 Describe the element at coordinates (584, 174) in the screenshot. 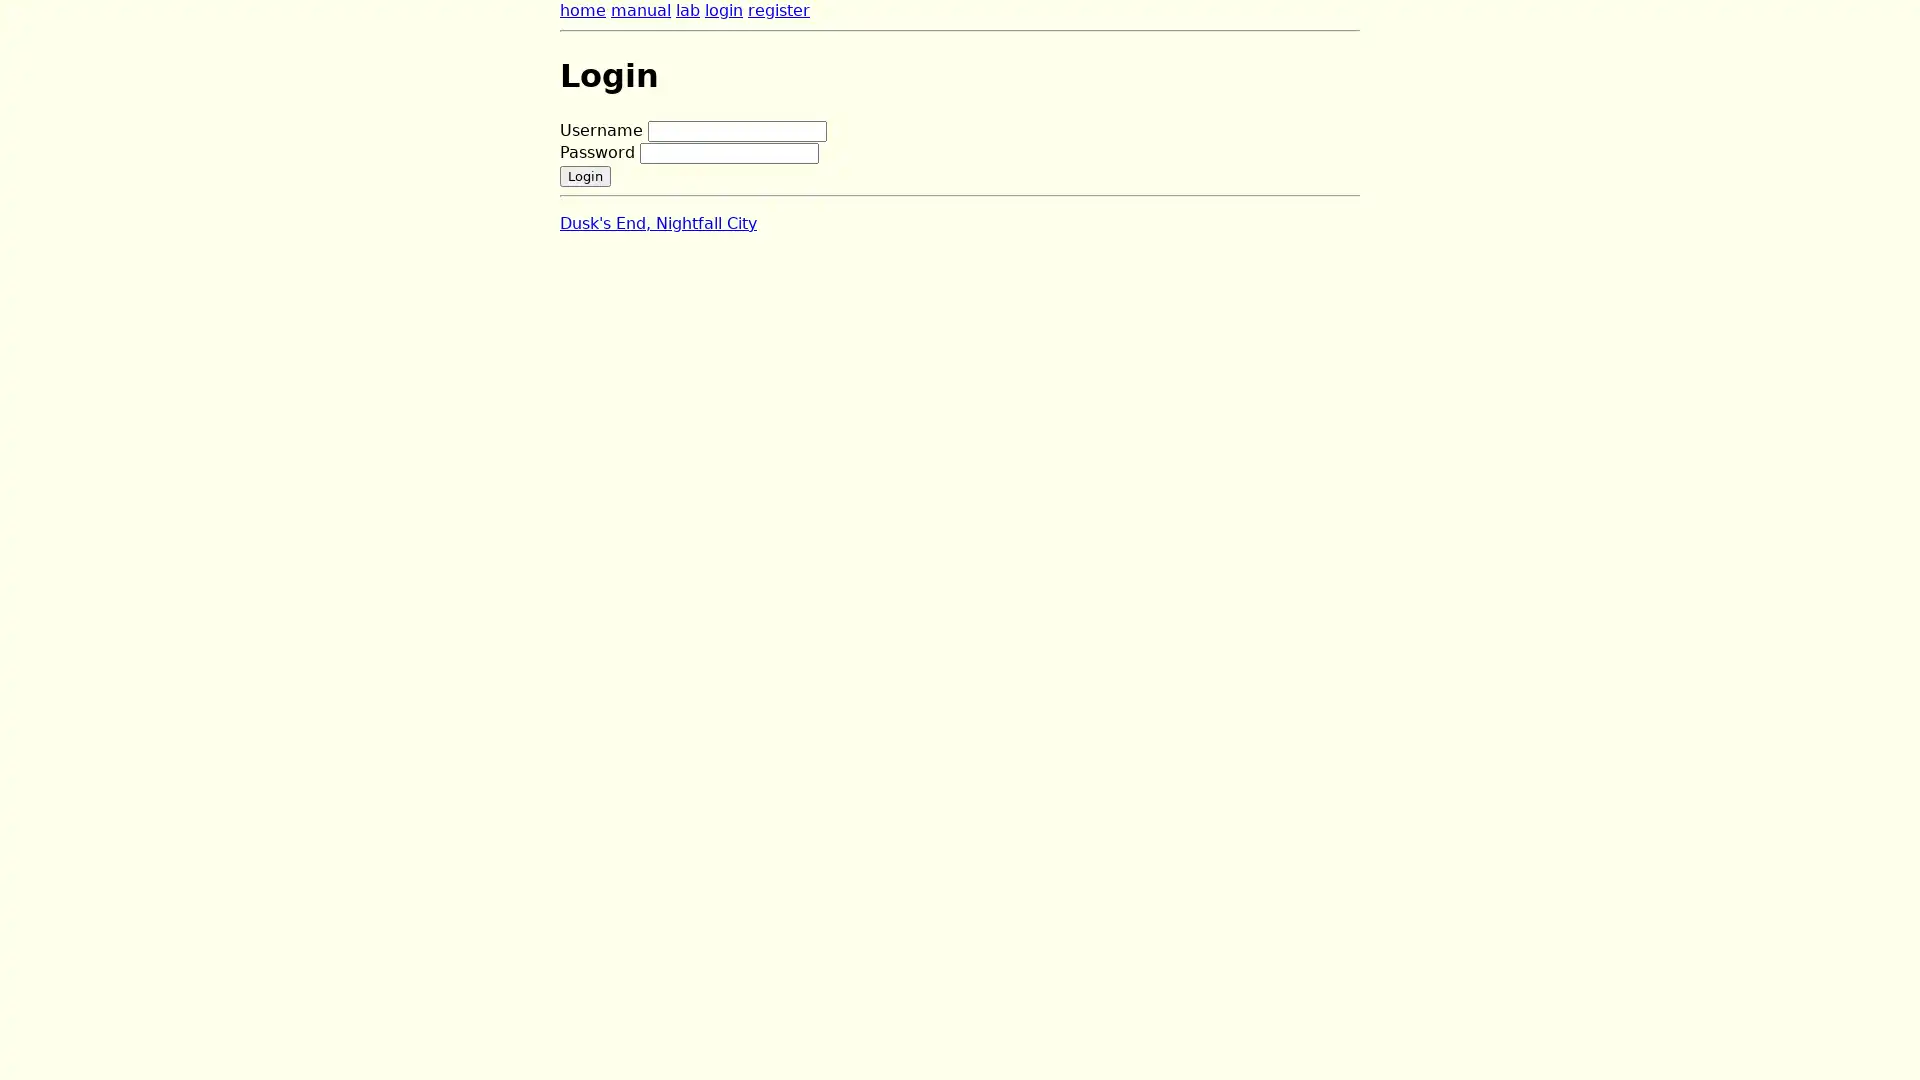

I see `Login` at that location.